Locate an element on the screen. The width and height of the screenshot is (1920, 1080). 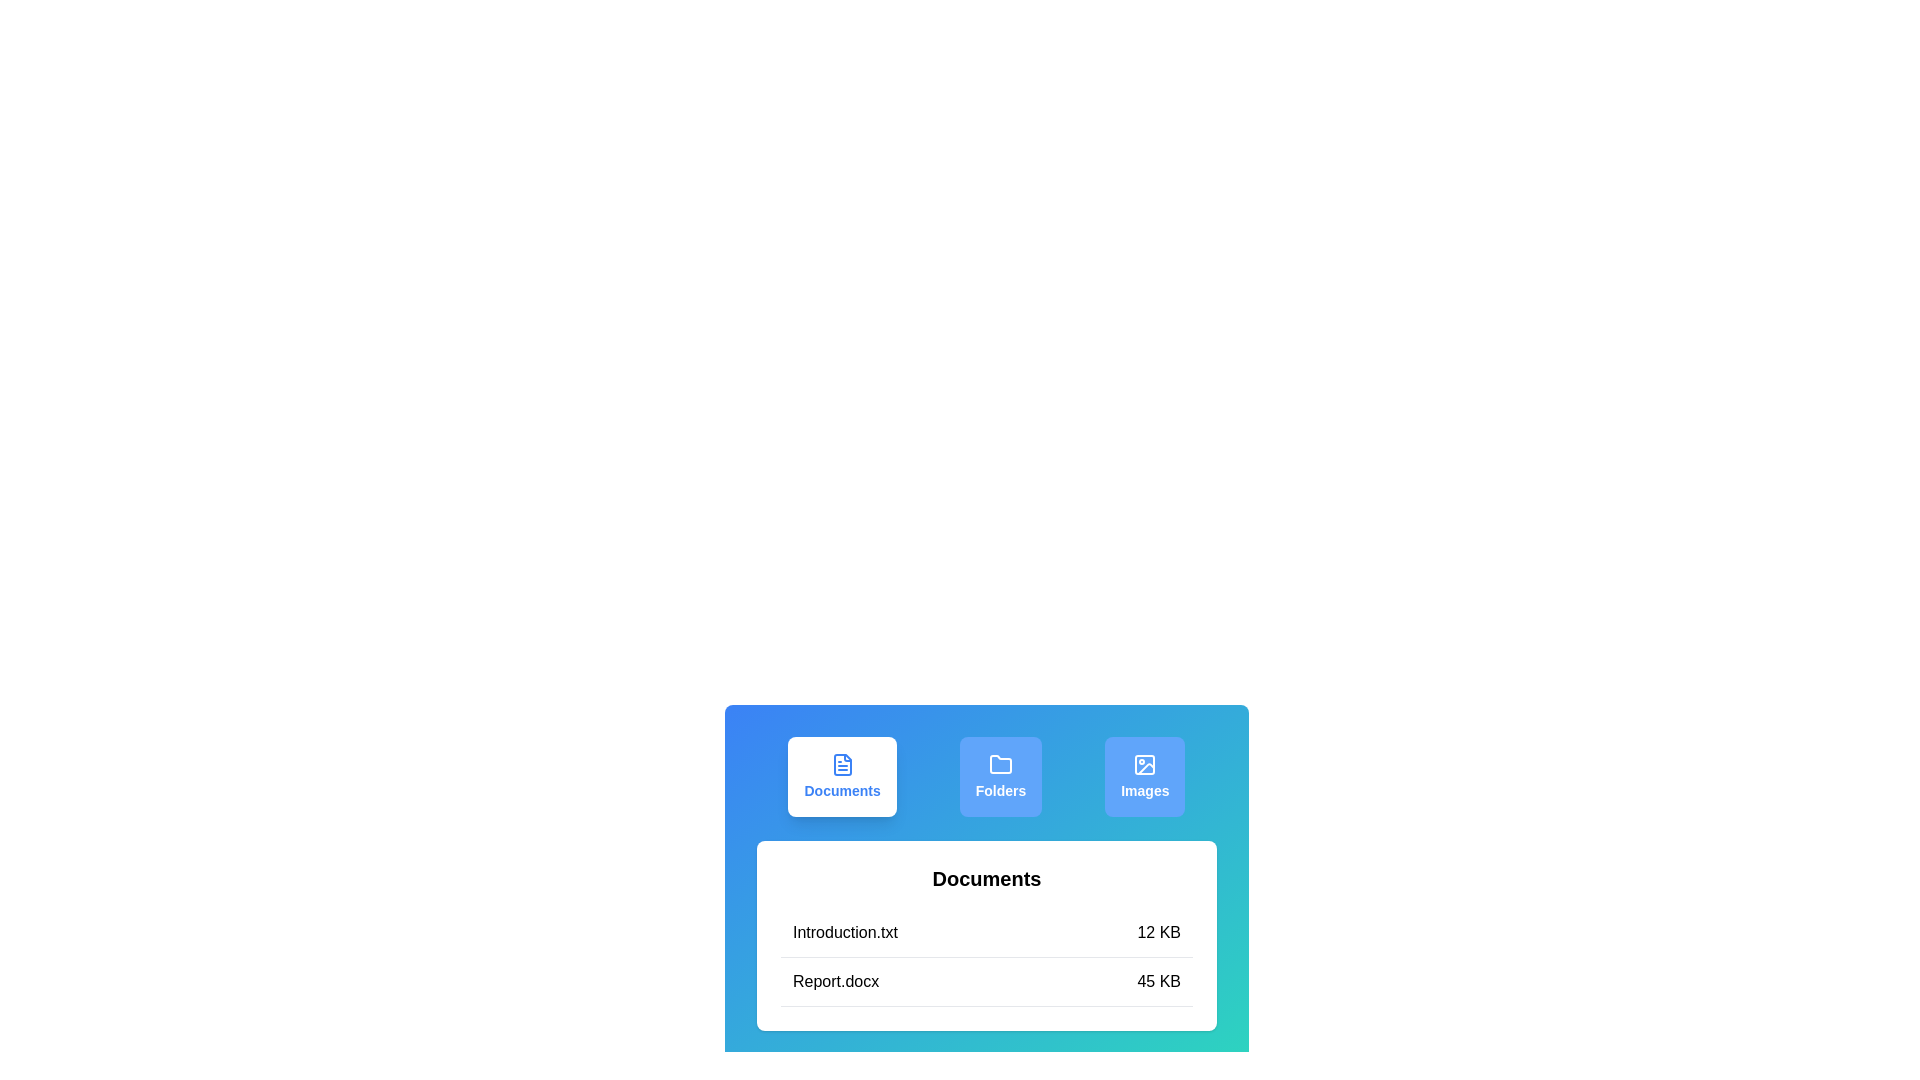
the 'Documents' icon, which is the first icon in a row of three icons, indicating the active tab is located at coordinates (842, 764).